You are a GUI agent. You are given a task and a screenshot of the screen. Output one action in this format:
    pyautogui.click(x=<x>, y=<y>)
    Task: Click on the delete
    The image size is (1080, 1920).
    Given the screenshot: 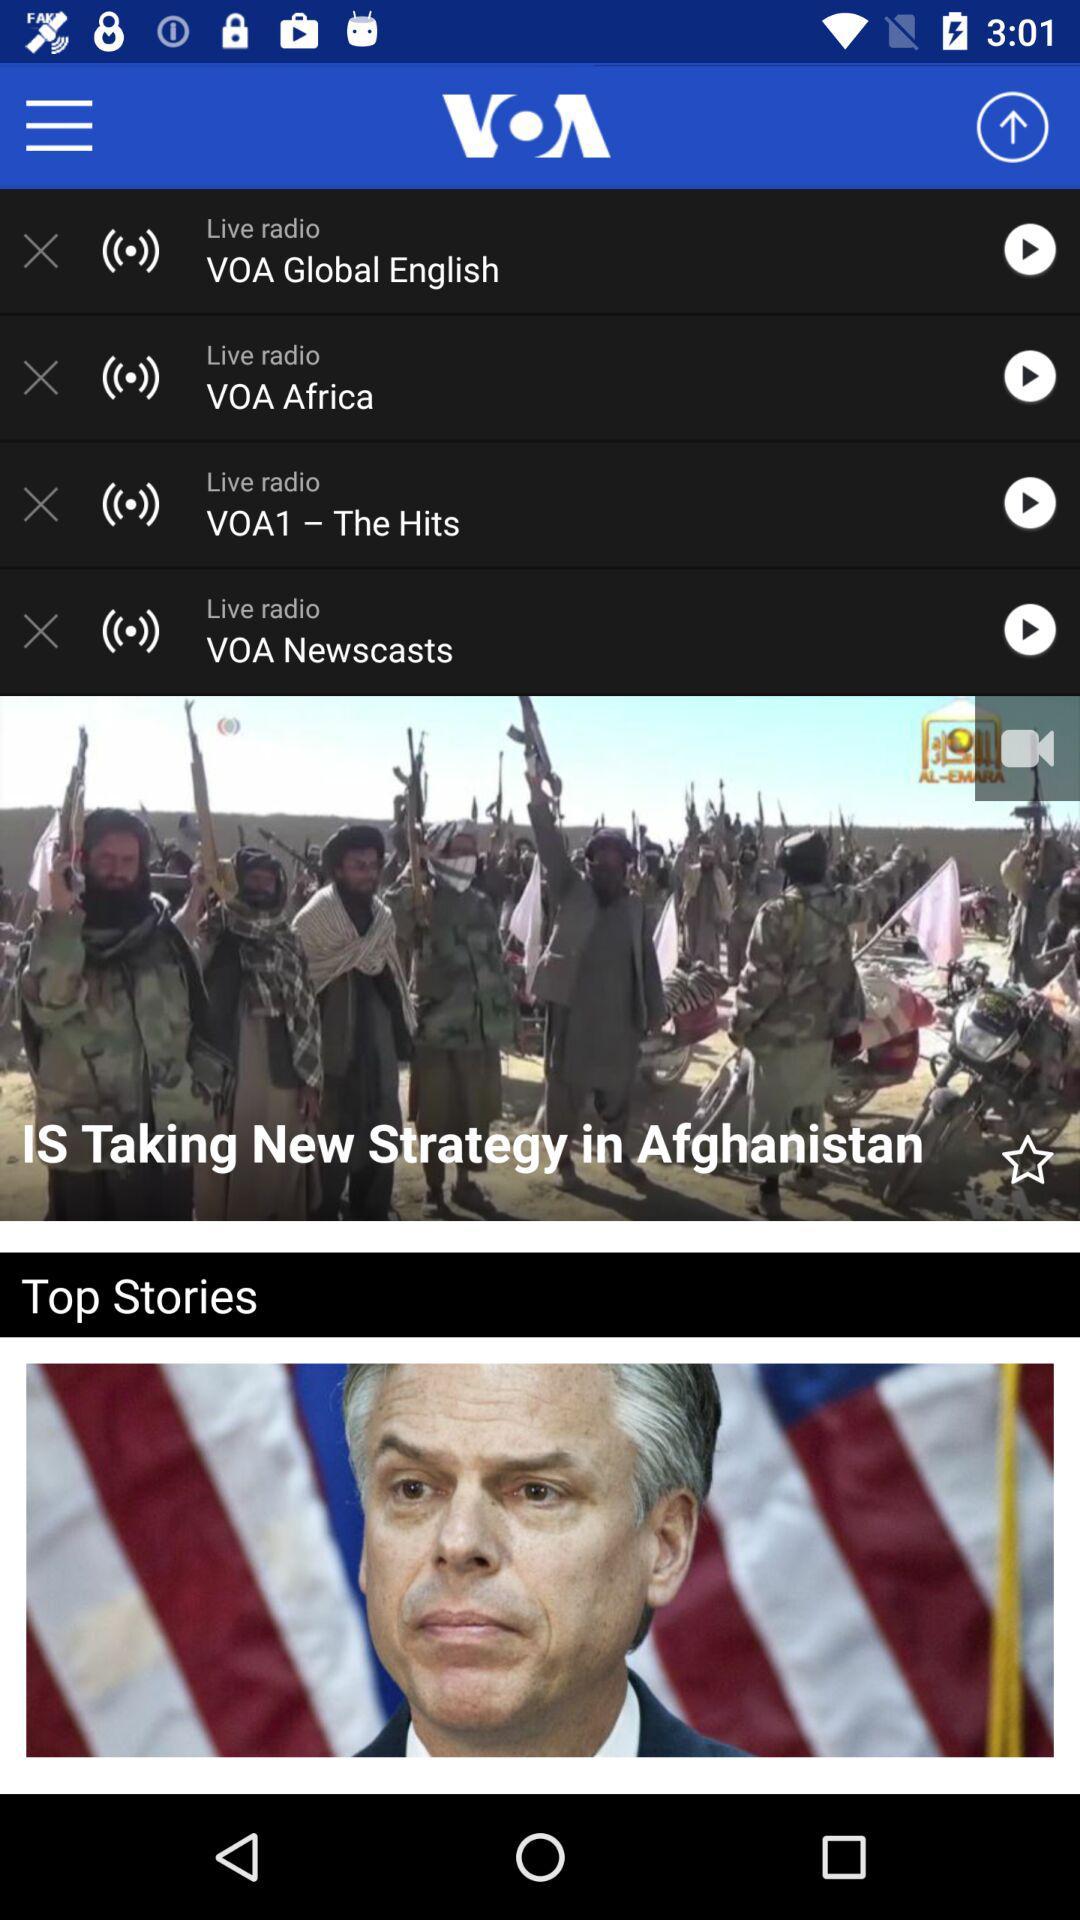 What is the action you would take?
    pyautogui.click(x=50, y=249)
    